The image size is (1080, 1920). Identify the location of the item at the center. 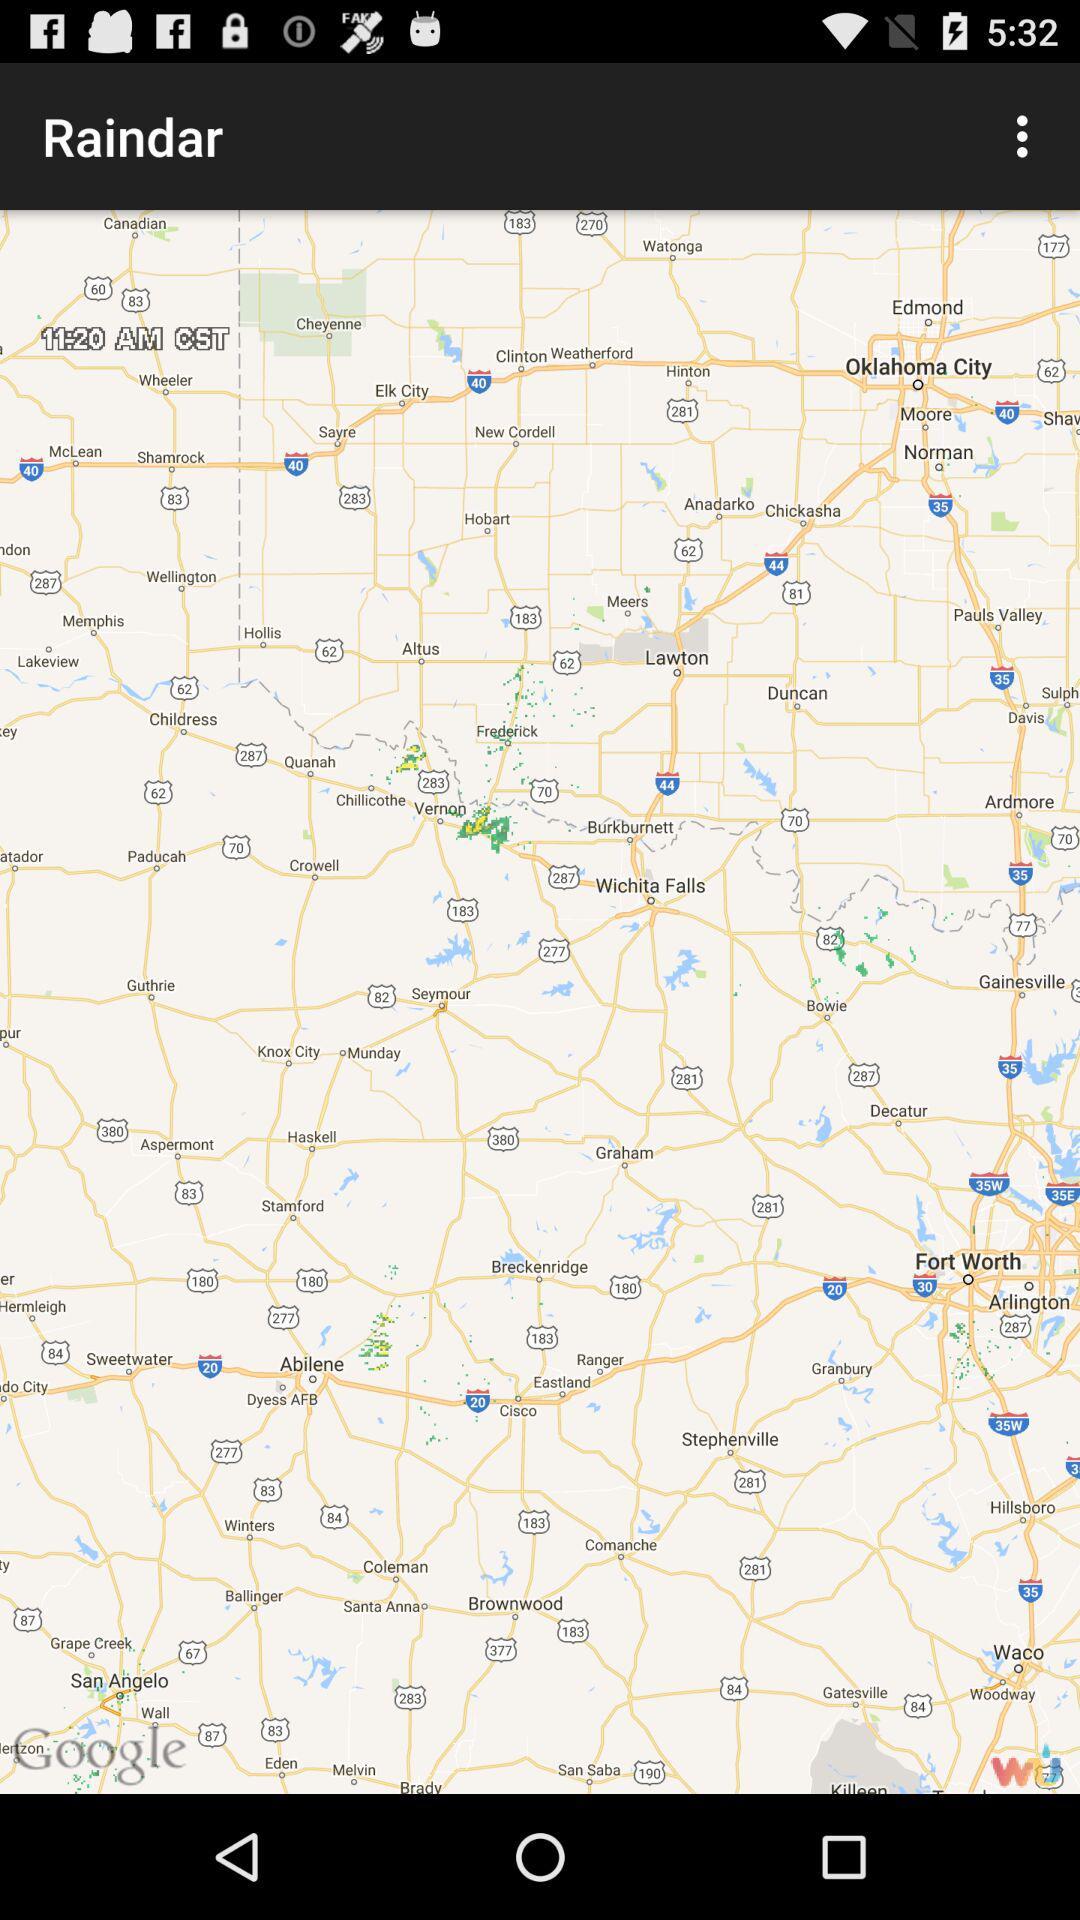
(540, 1002).